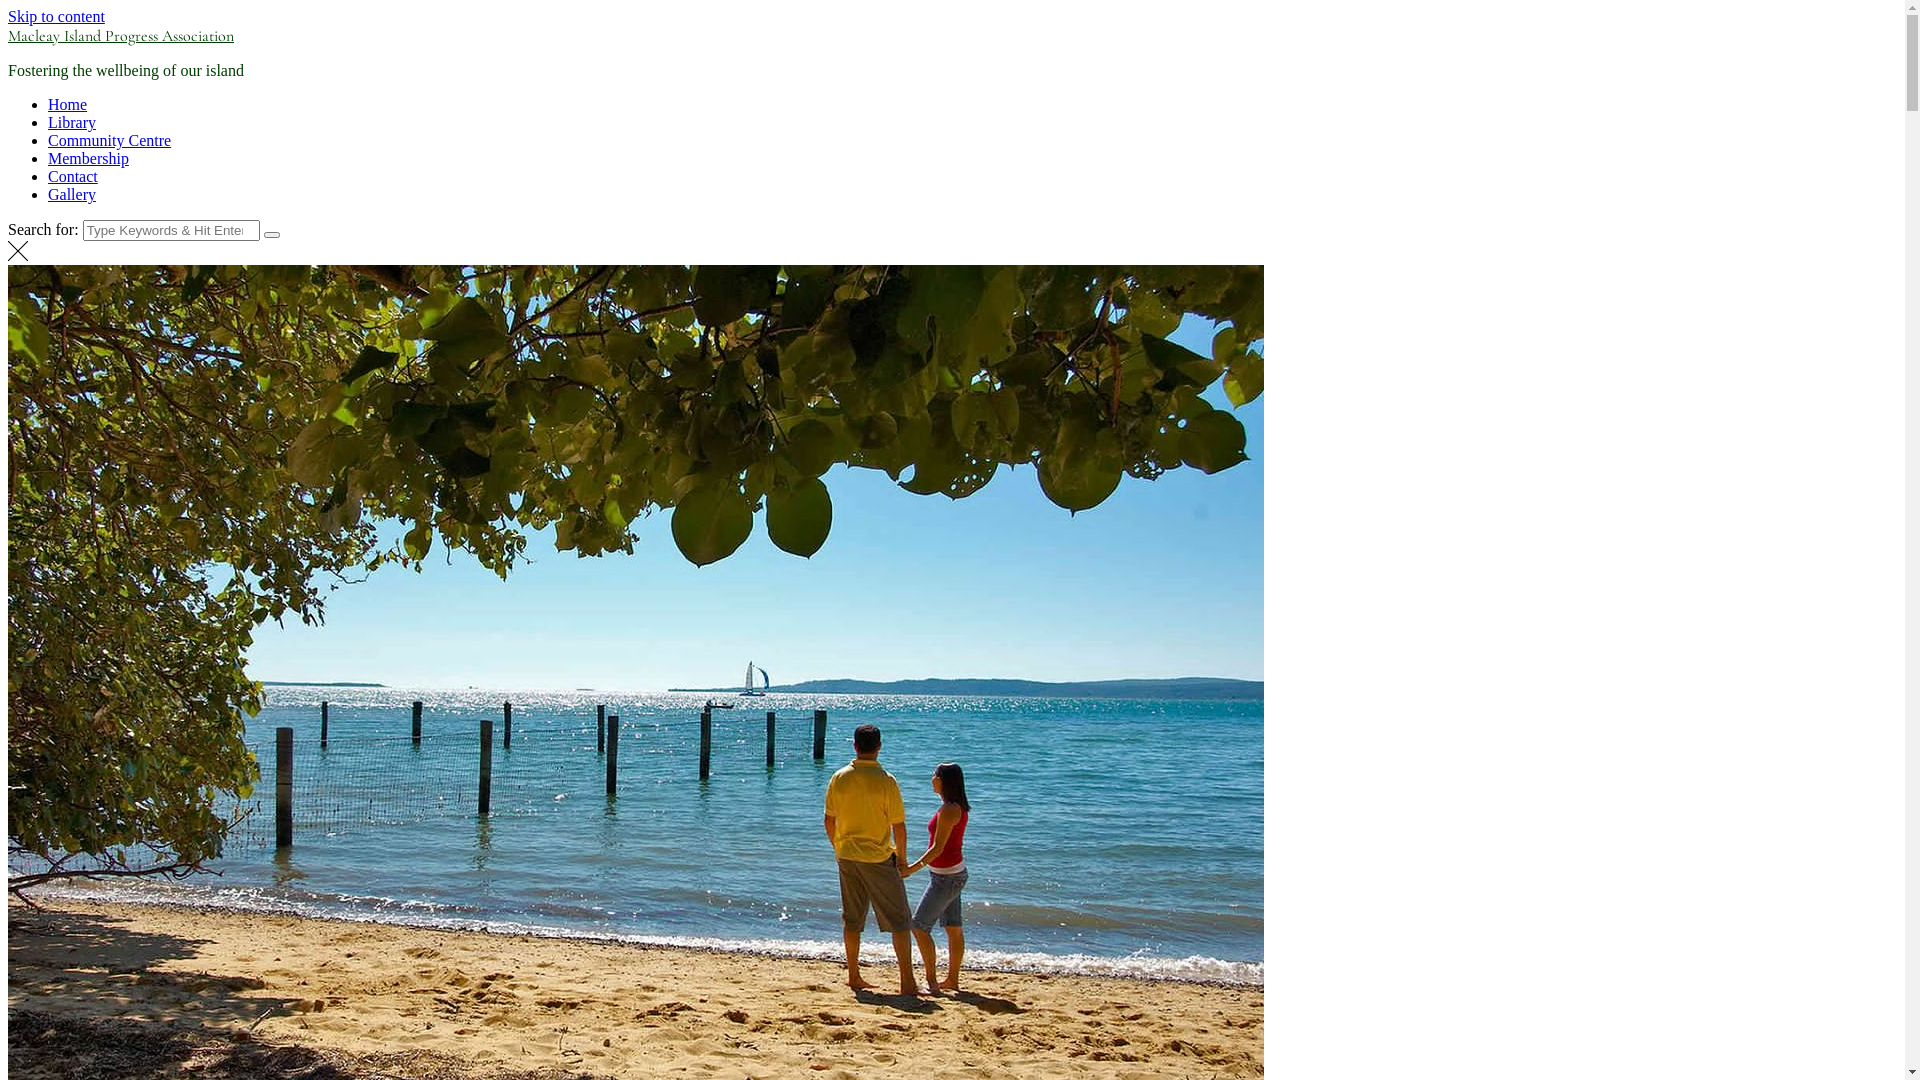 The image size is (1920, 1080). Describe the element at coordinates (48, 194) in the screenshot. I see `'Gallery'` at that location.